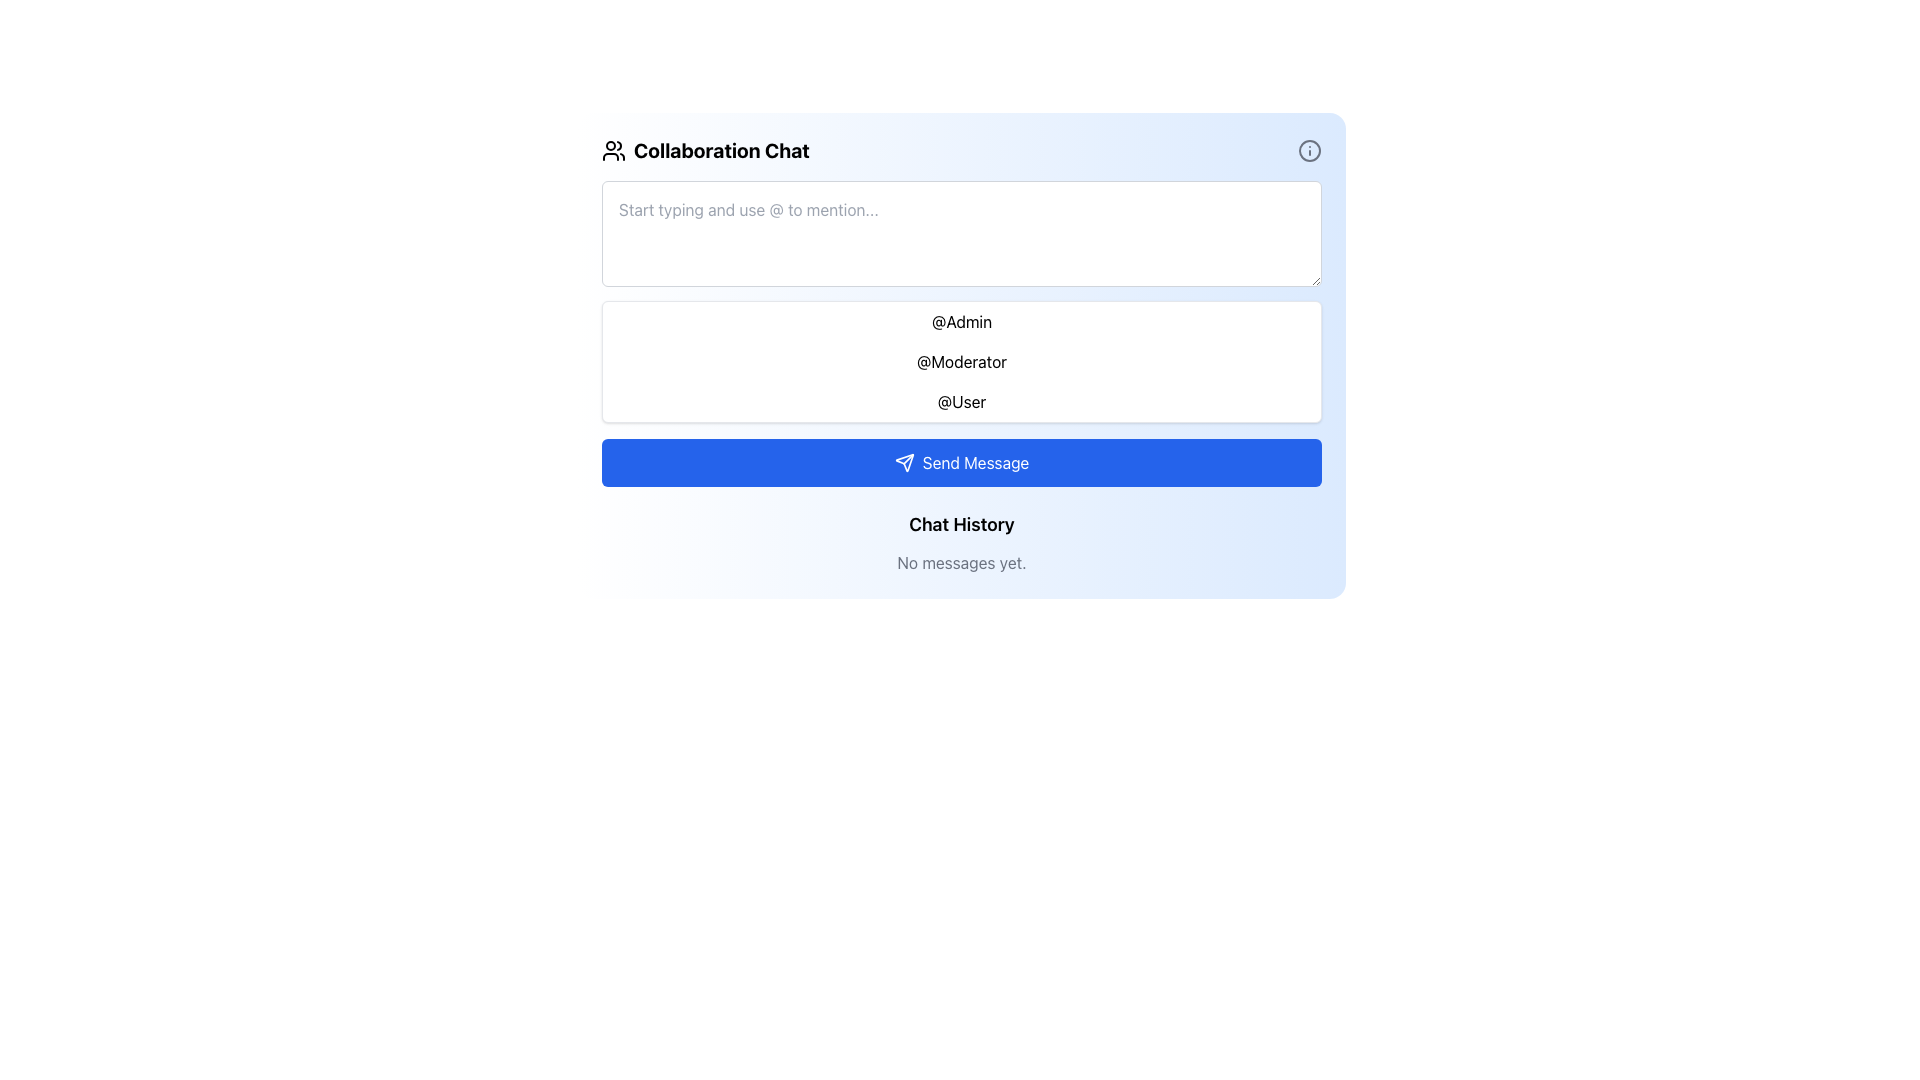 The image size is (1920, 1080). I want to click on the group of people icon located in the top-left corner of the header bar of the 'Collaboration Chat' section, so click(613, 149).